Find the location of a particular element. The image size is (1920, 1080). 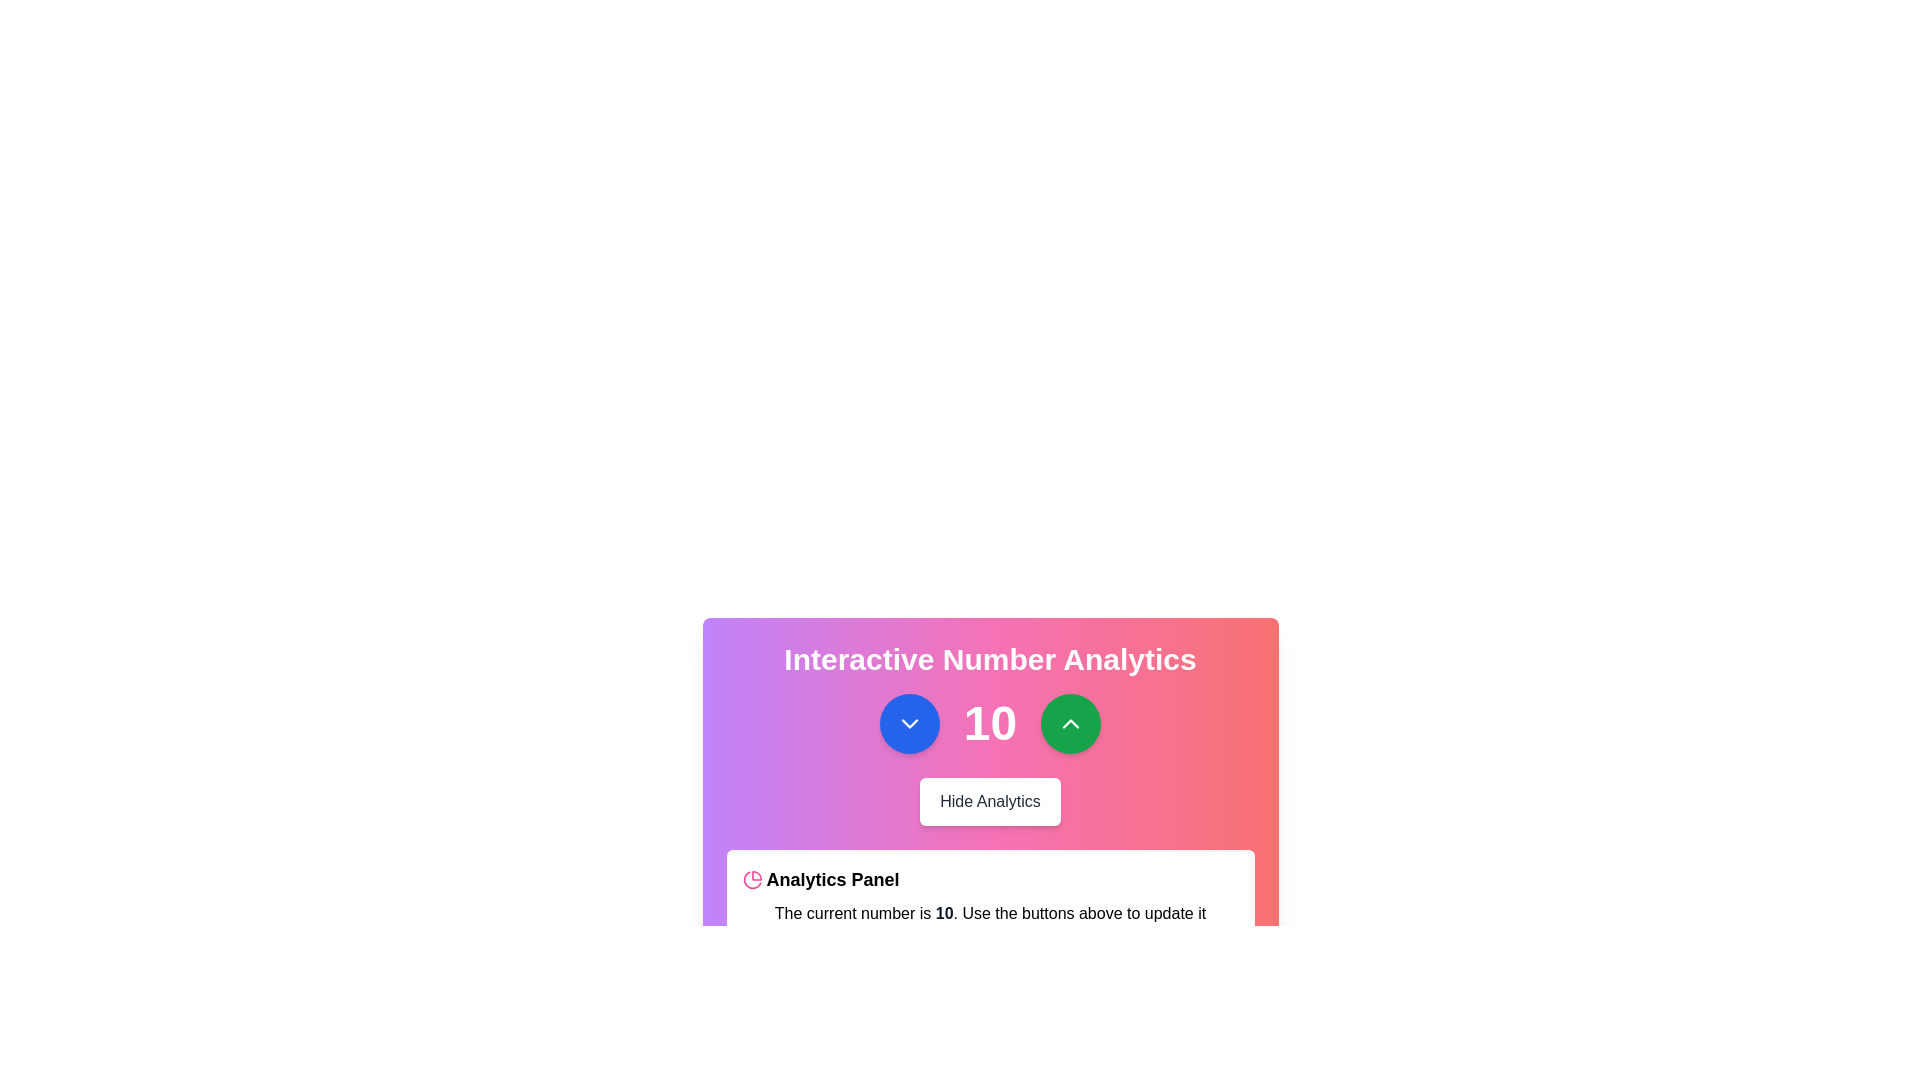

the toggle button located centrally below the numeric display and two circular buttons is located at coordinates (990, 801).